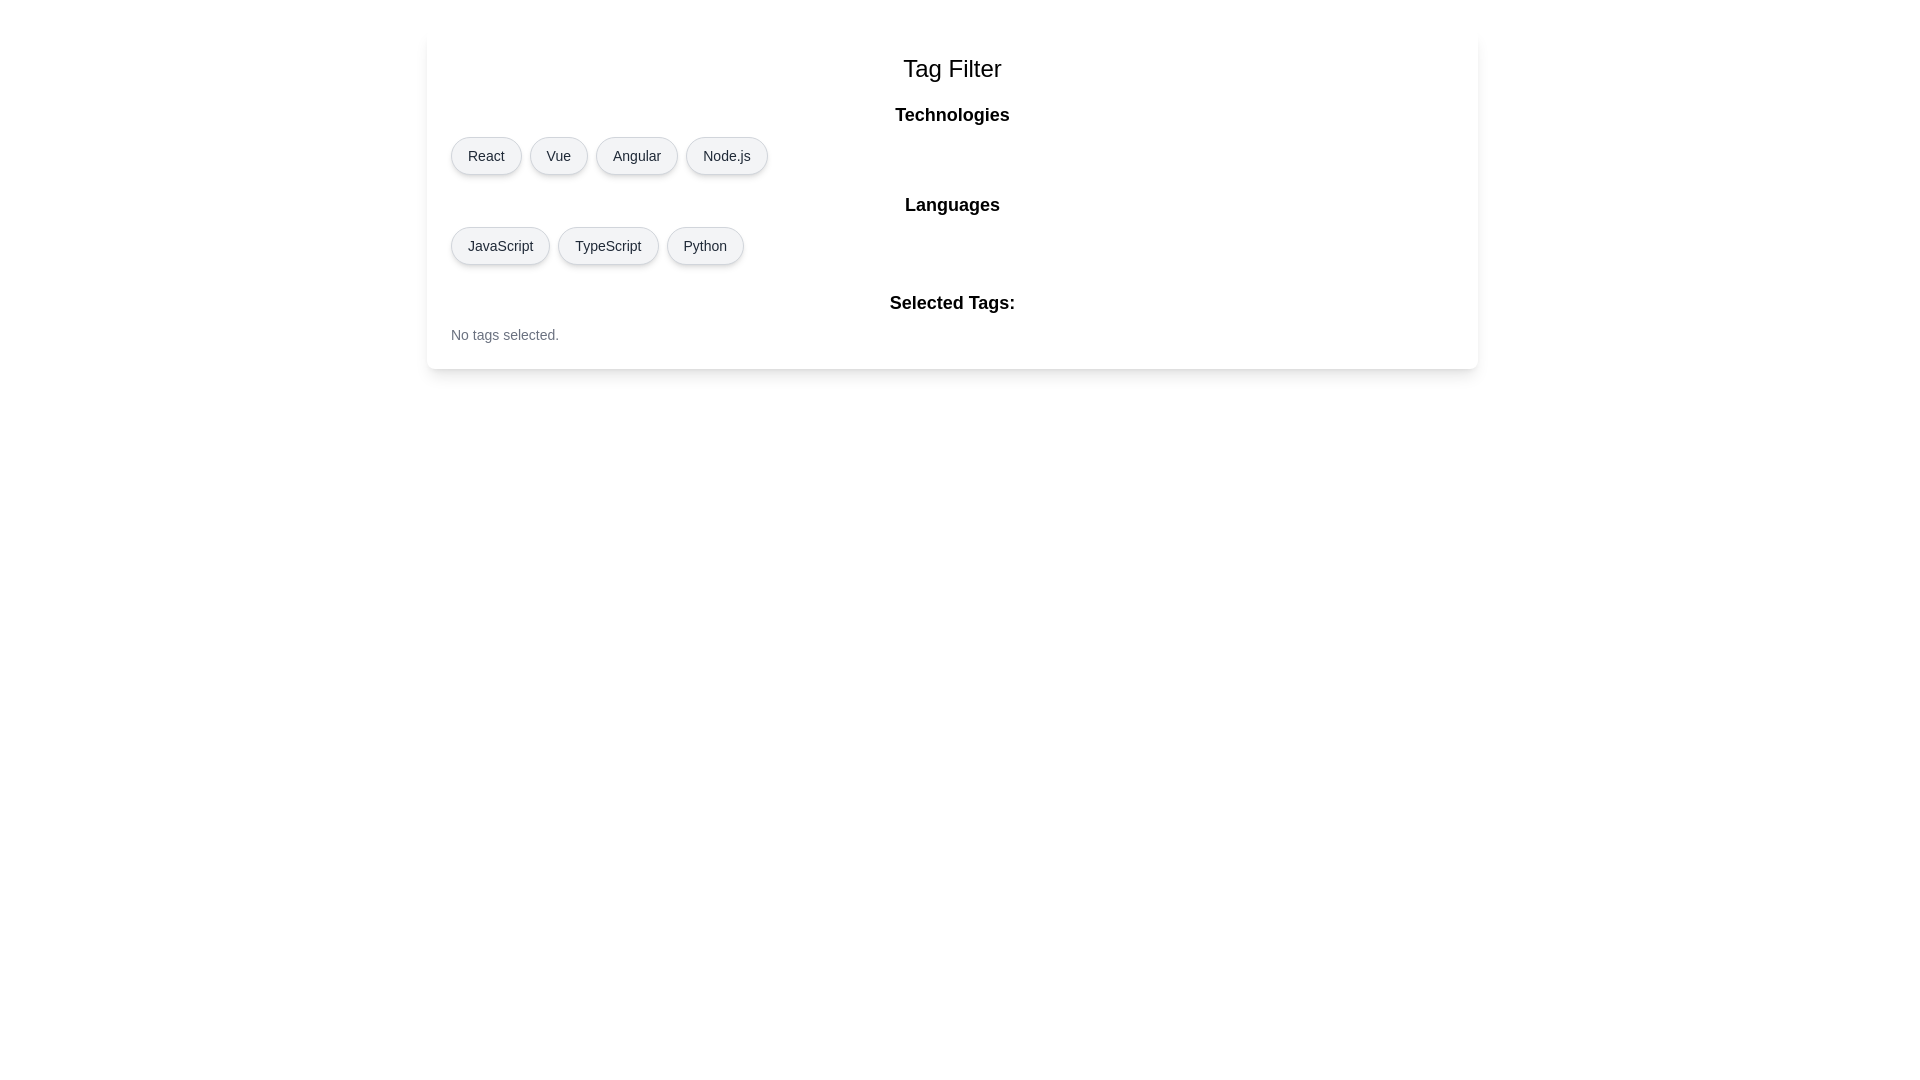 The image size is (1920, 1080). I want to click on the rounded rectangular button labeled 'JavaScript', so click(500, 245).